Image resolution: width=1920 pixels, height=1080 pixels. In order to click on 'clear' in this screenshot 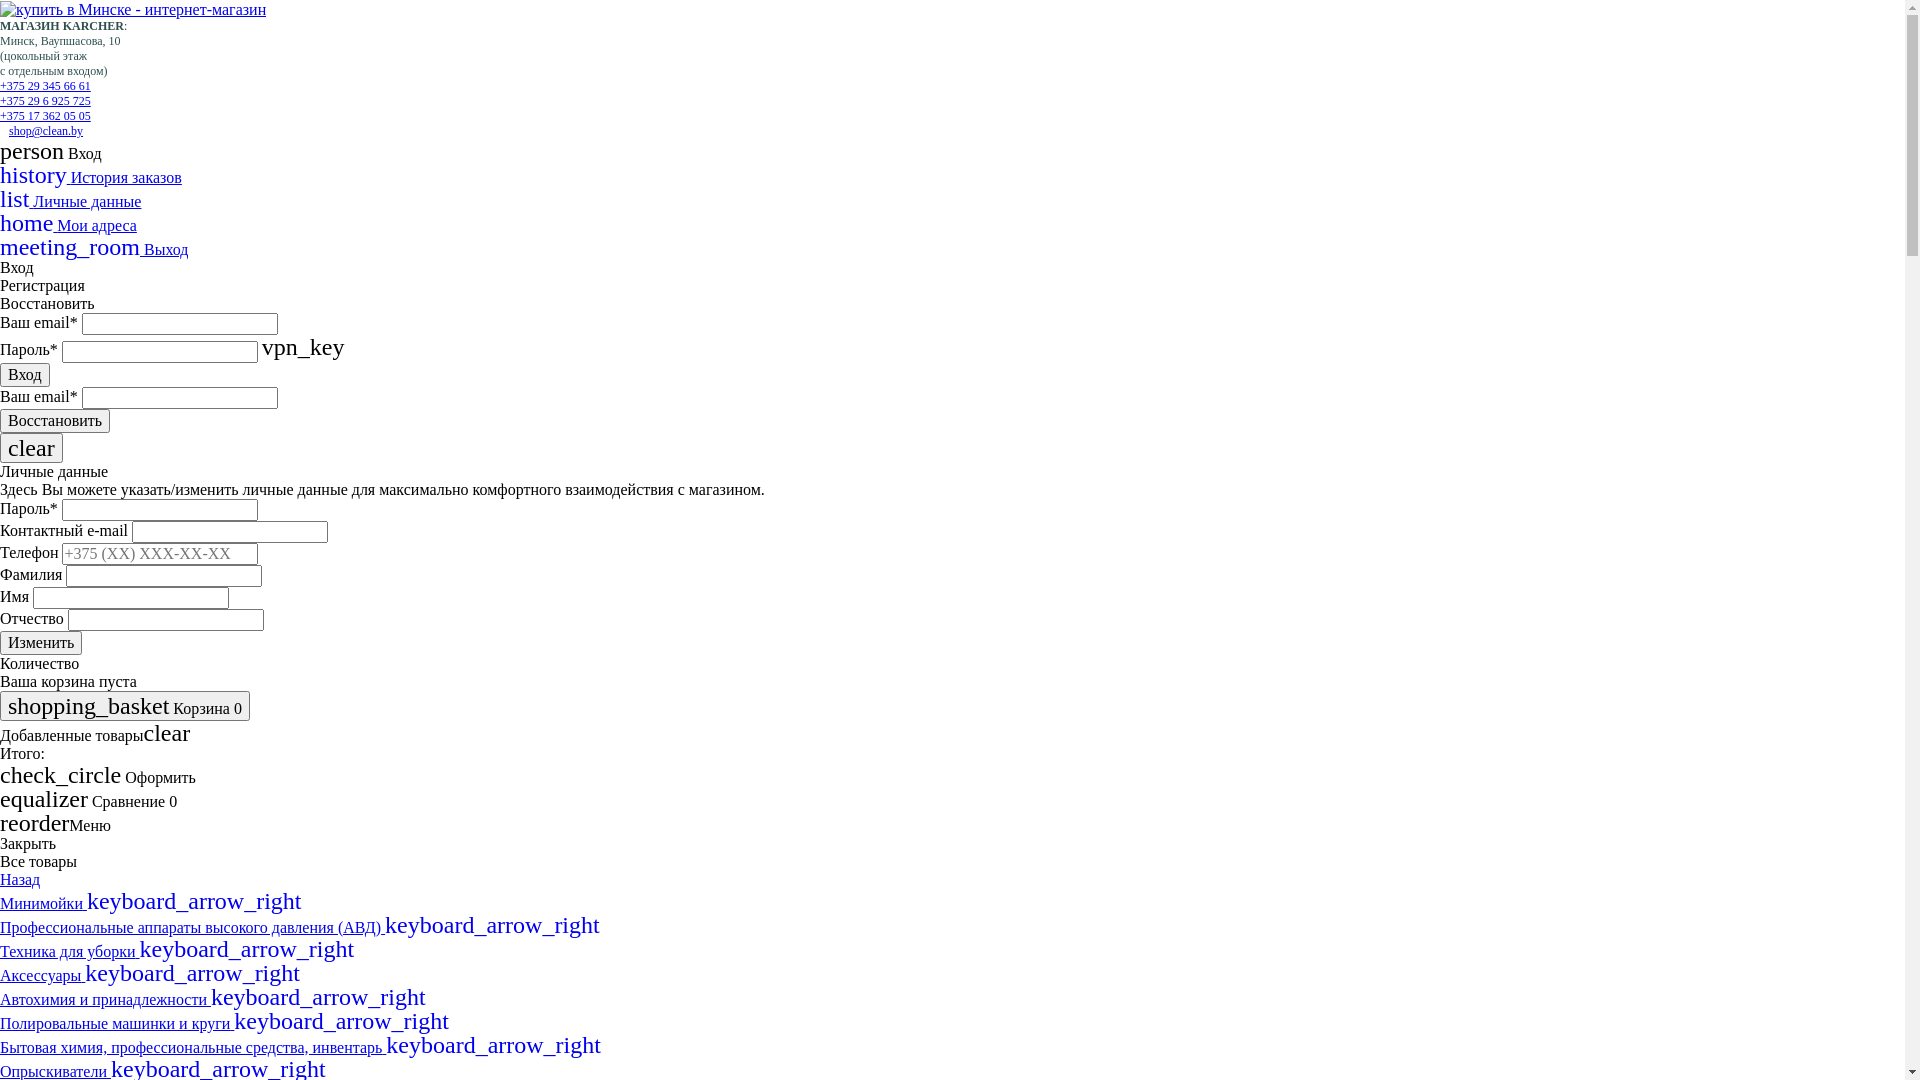, I will do `click(31, 446)`.